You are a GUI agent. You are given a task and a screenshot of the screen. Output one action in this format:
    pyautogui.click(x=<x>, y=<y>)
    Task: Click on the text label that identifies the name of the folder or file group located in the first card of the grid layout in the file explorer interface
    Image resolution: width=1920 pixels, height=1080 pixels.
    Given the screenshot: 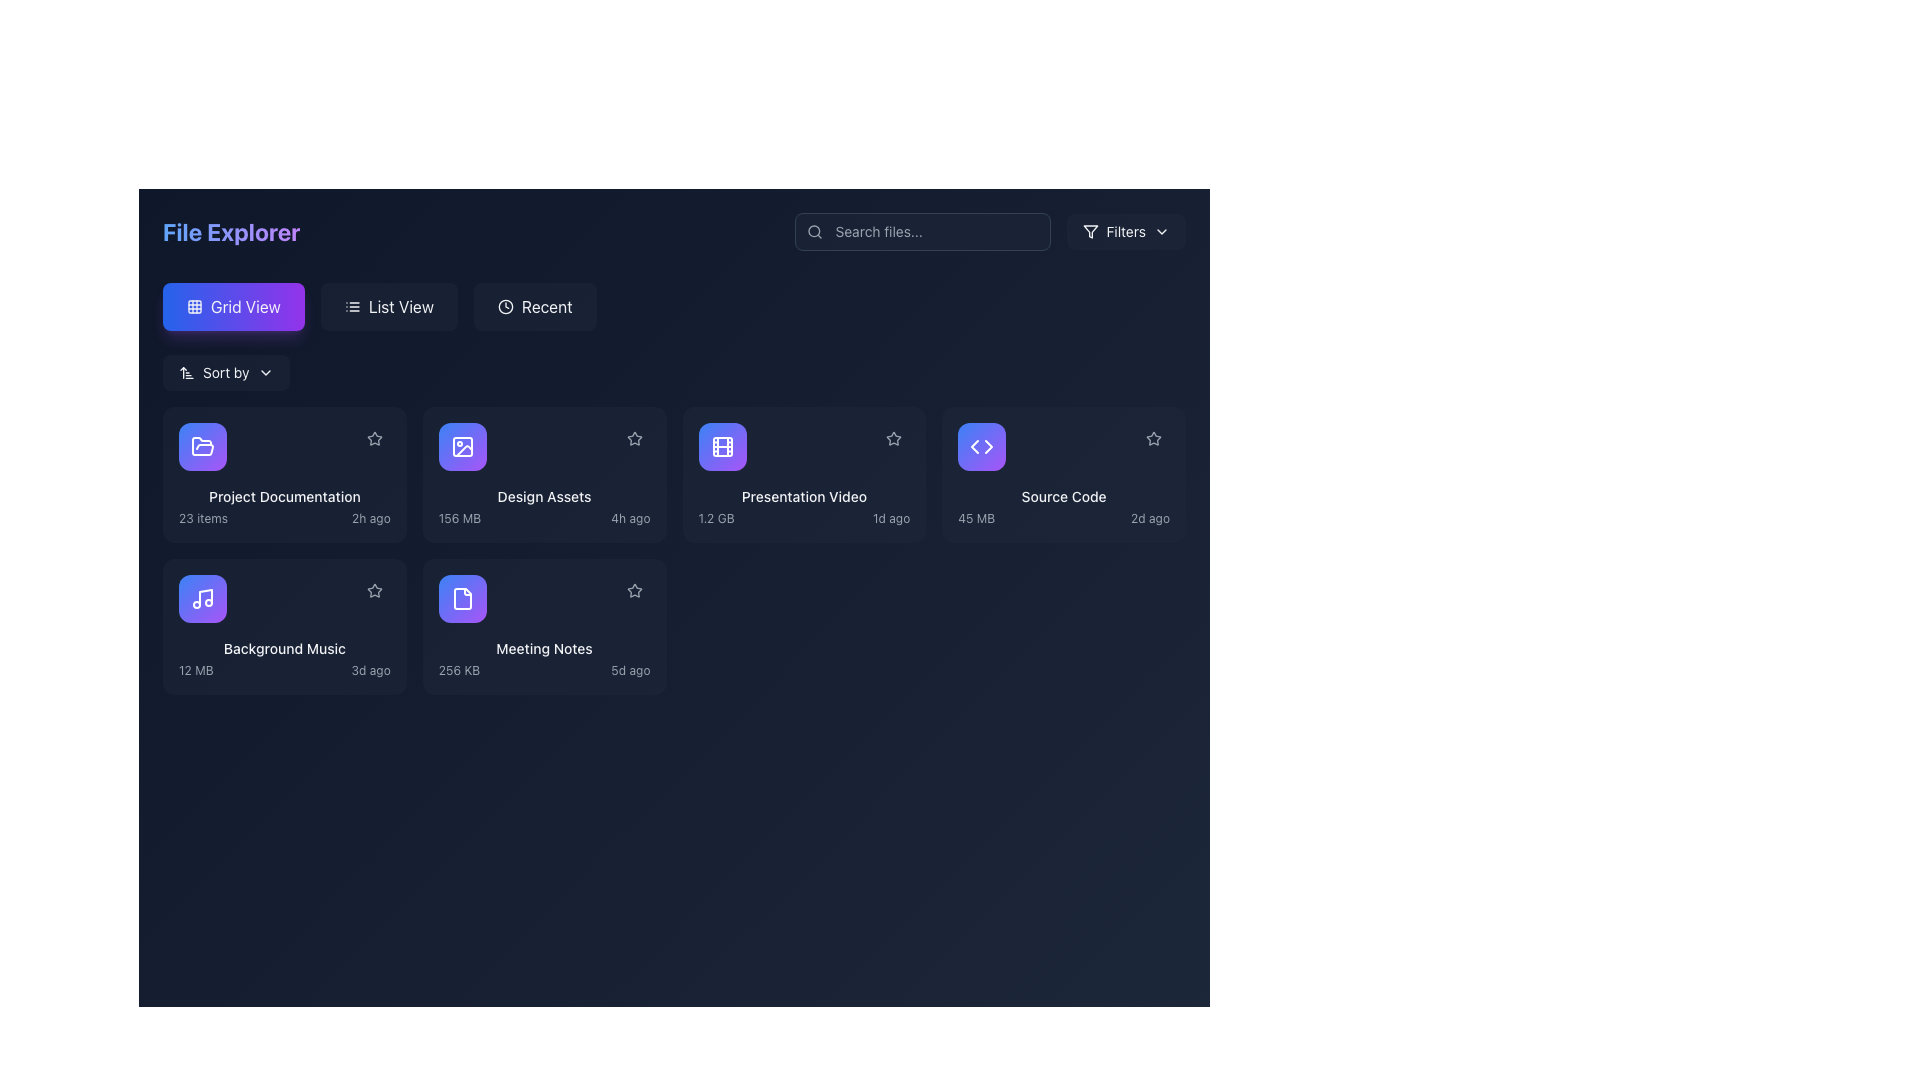 What is the action you would take?
    pyautogui.click(x=283, y=496)
    